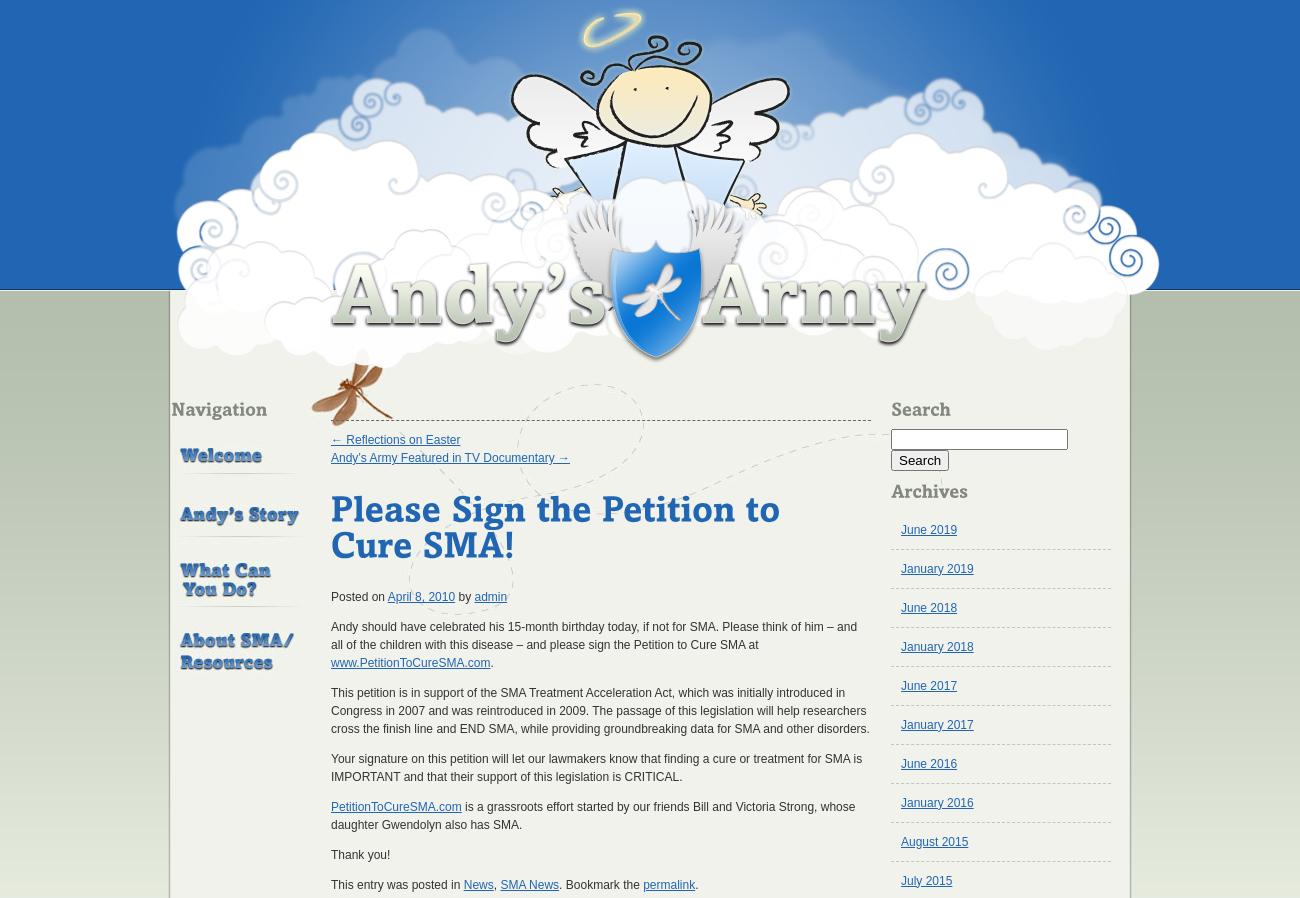 The width and height of the screenshot is (1300, 898). I want to click on 'Reflections on Easter', so click(401, 440).